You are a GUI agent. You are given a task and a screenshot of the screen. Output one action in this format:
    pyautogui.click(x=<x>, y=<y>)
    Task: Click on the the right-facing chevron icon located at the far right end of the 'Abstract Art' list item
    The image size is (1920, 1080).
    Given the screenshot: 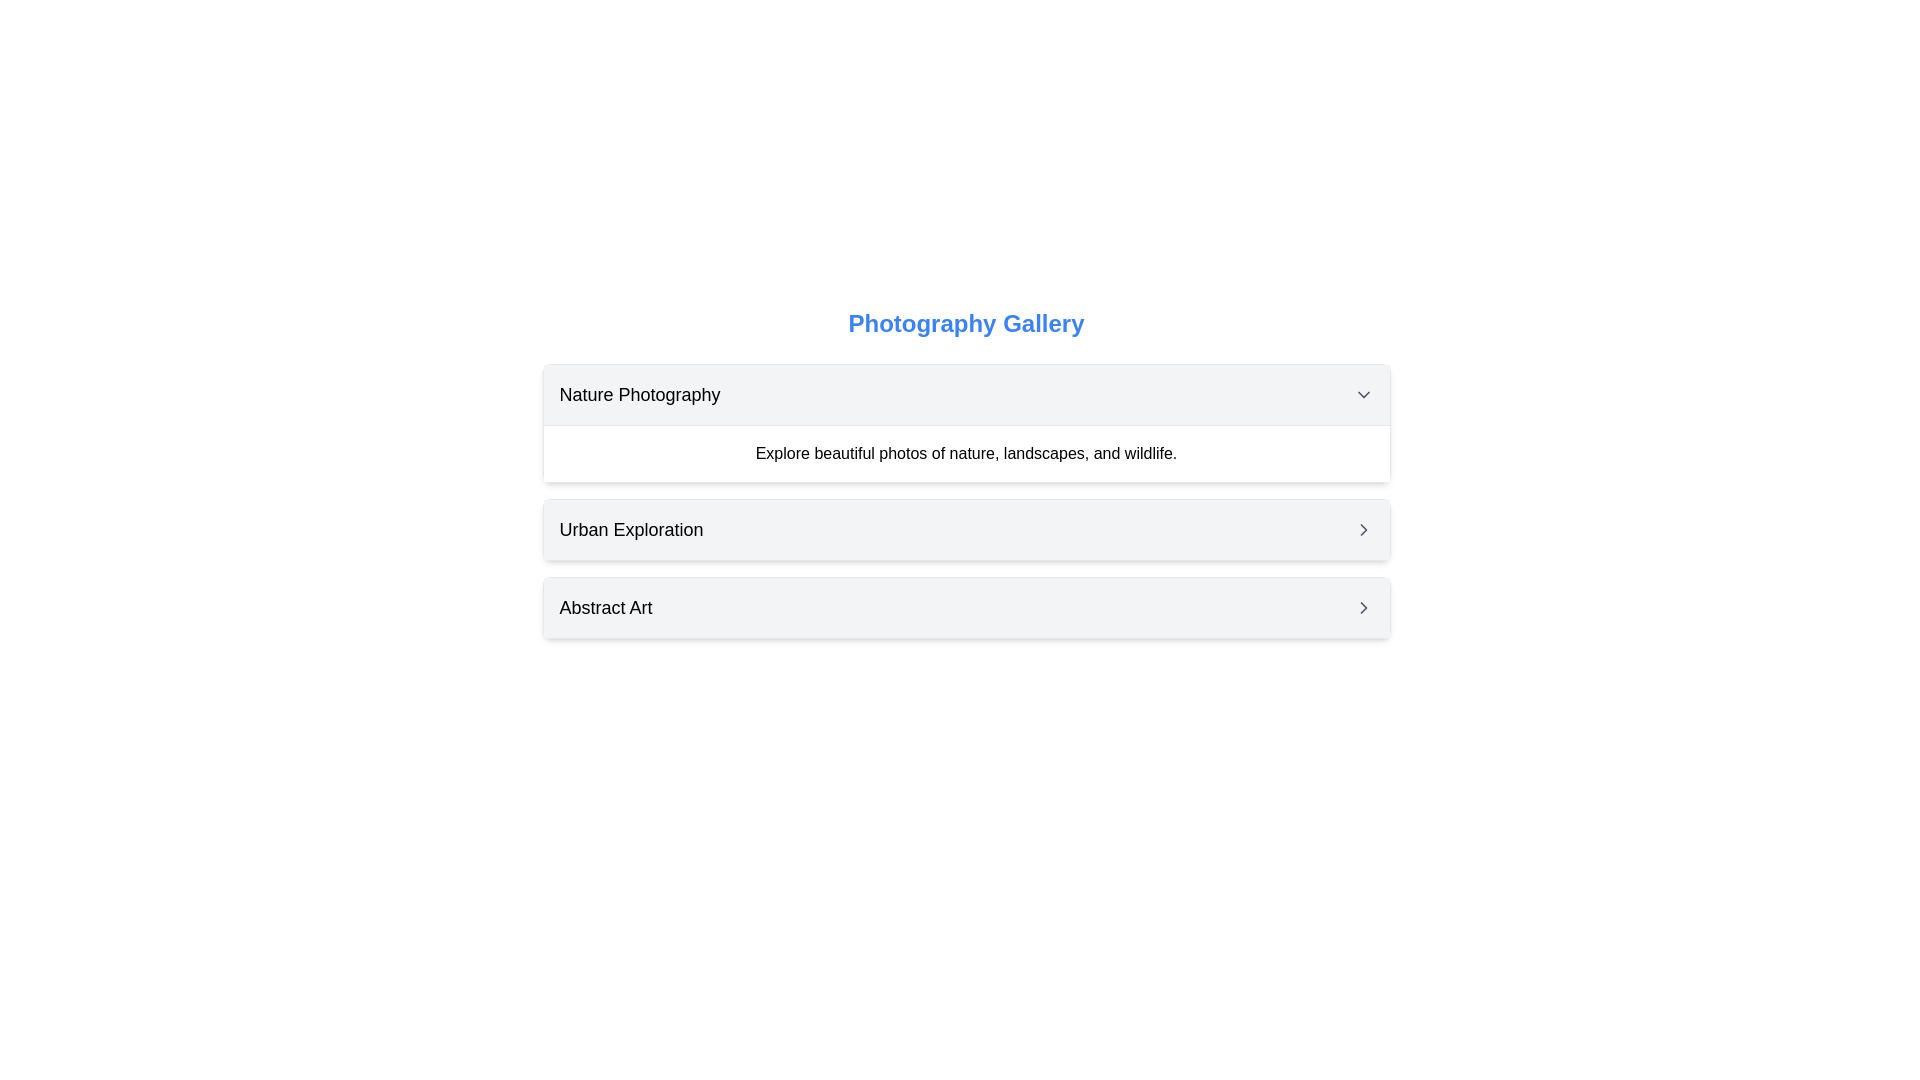 What is the action you would take?
    pyautogui.click(x=1362, y=607)
    